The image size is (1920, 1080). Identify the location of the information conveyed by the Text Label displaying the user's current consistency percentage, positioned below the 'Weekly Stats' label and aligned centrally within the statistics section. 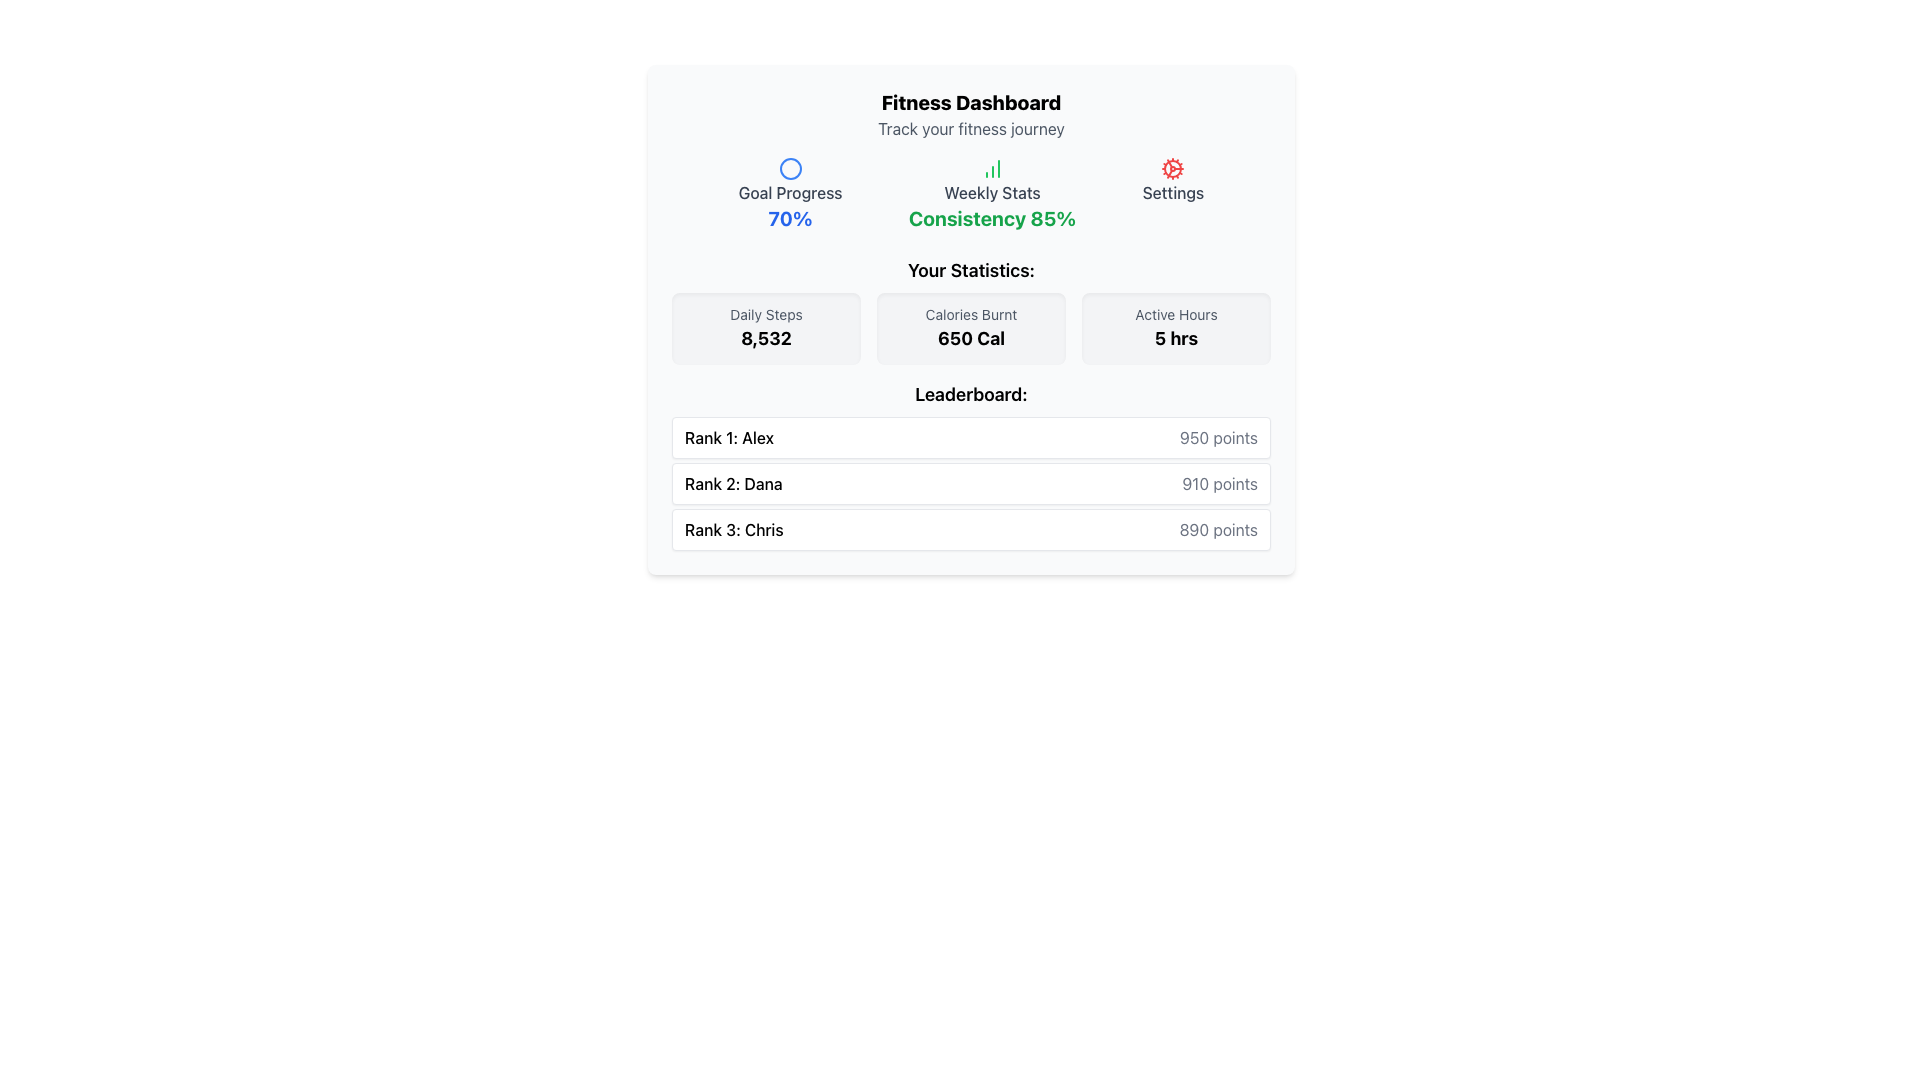
(992, 219).